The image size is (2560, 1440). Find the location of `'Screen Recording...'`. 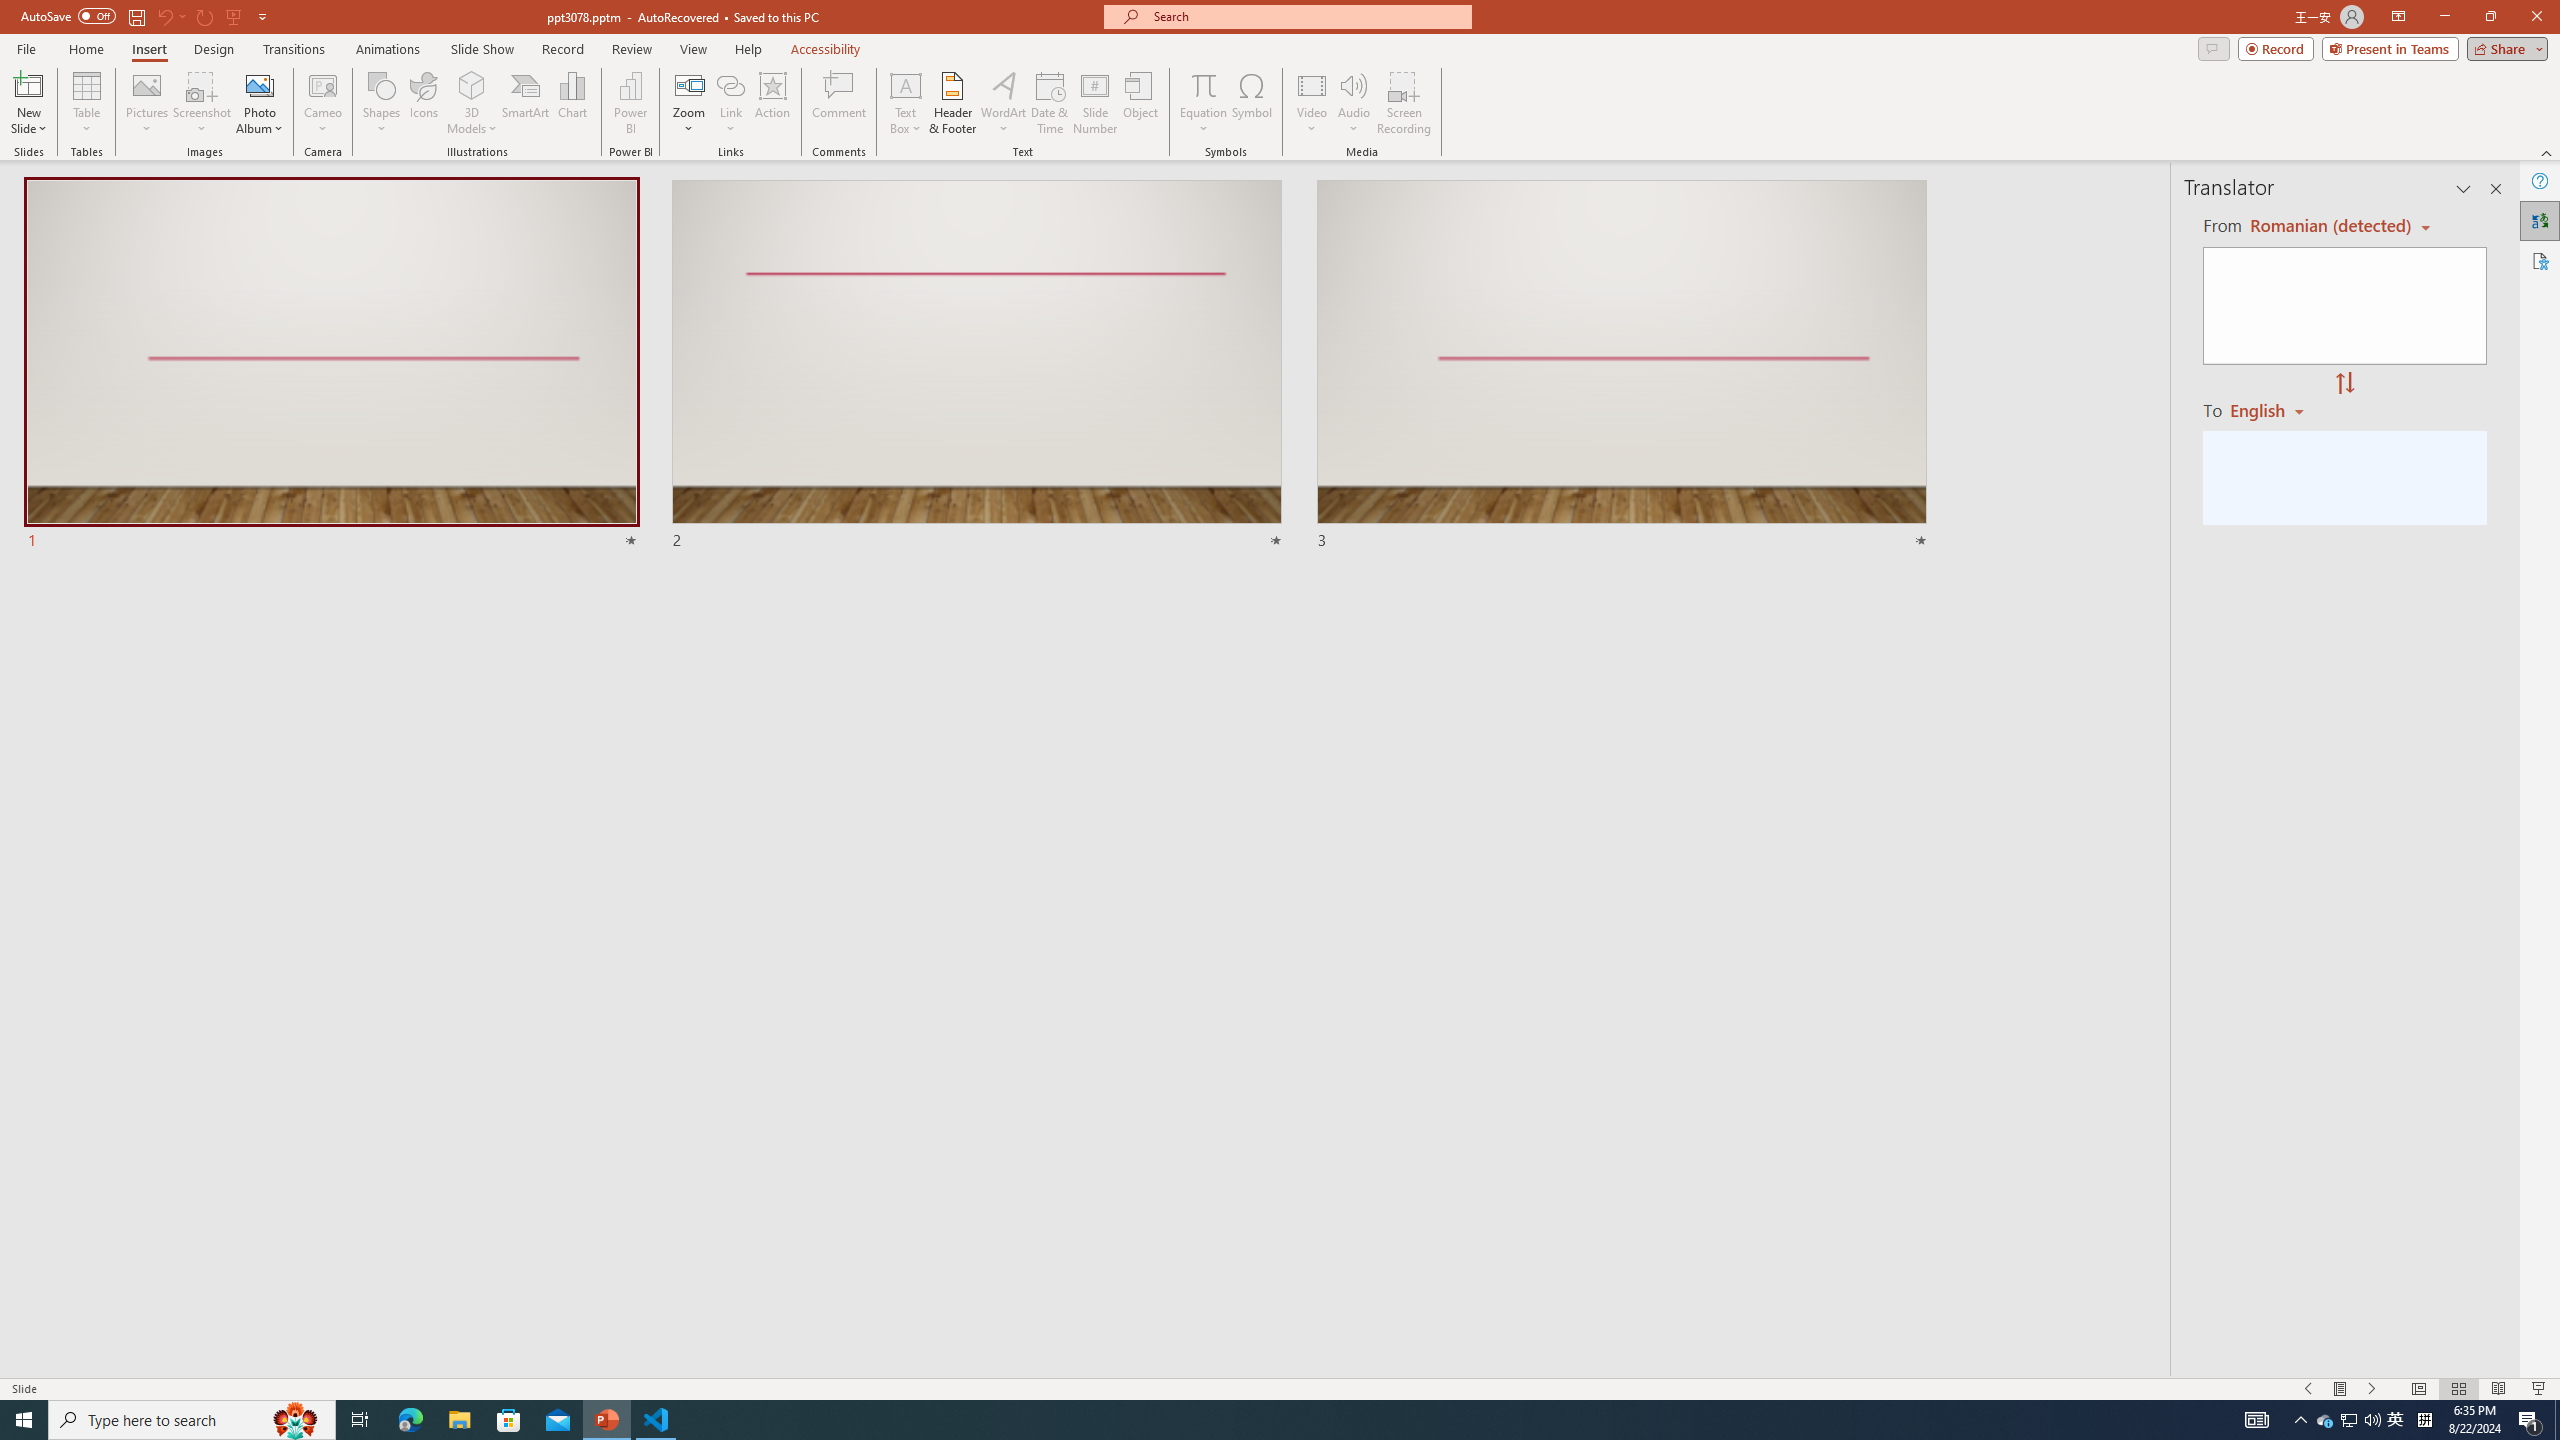

'Screen Recording...' is located at coordinates (1403, 103).